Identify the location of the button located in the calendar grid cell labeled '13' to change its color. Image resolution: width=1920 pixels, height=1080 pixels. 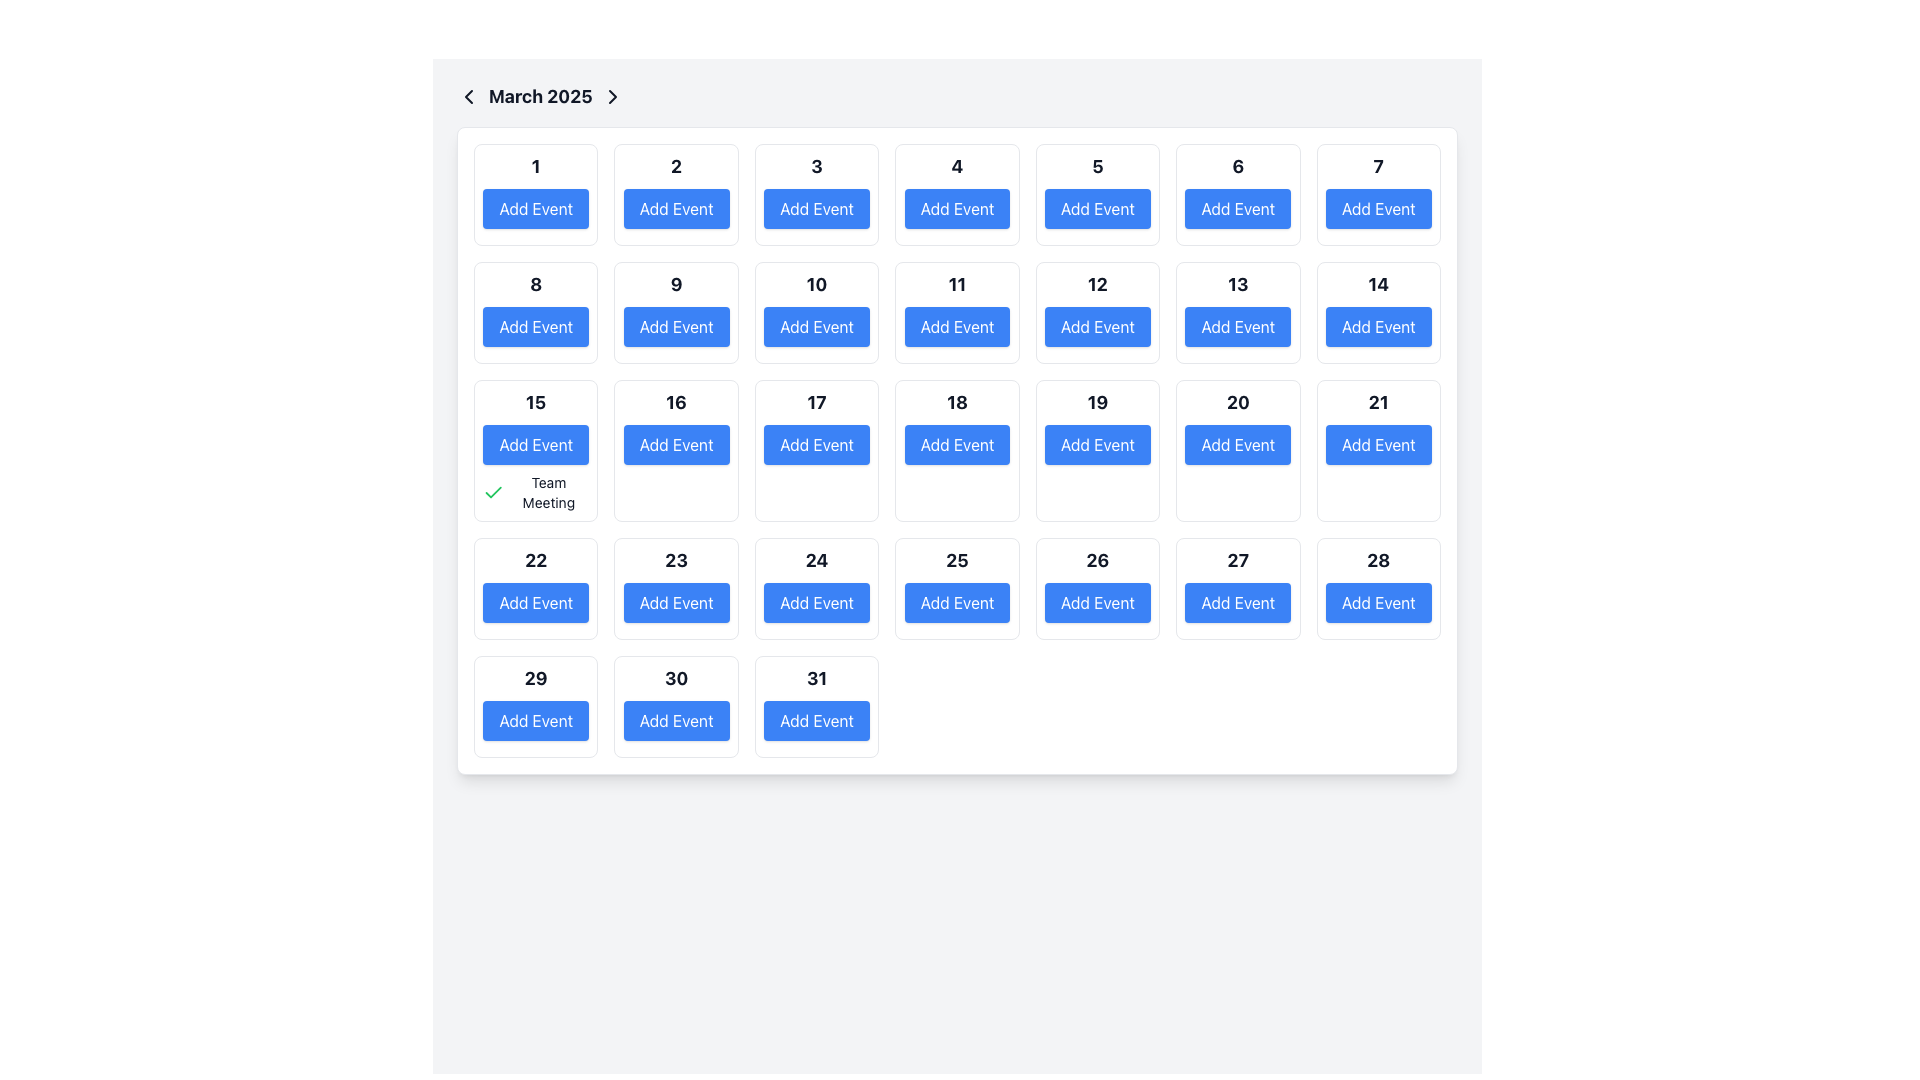
(1237, 326).